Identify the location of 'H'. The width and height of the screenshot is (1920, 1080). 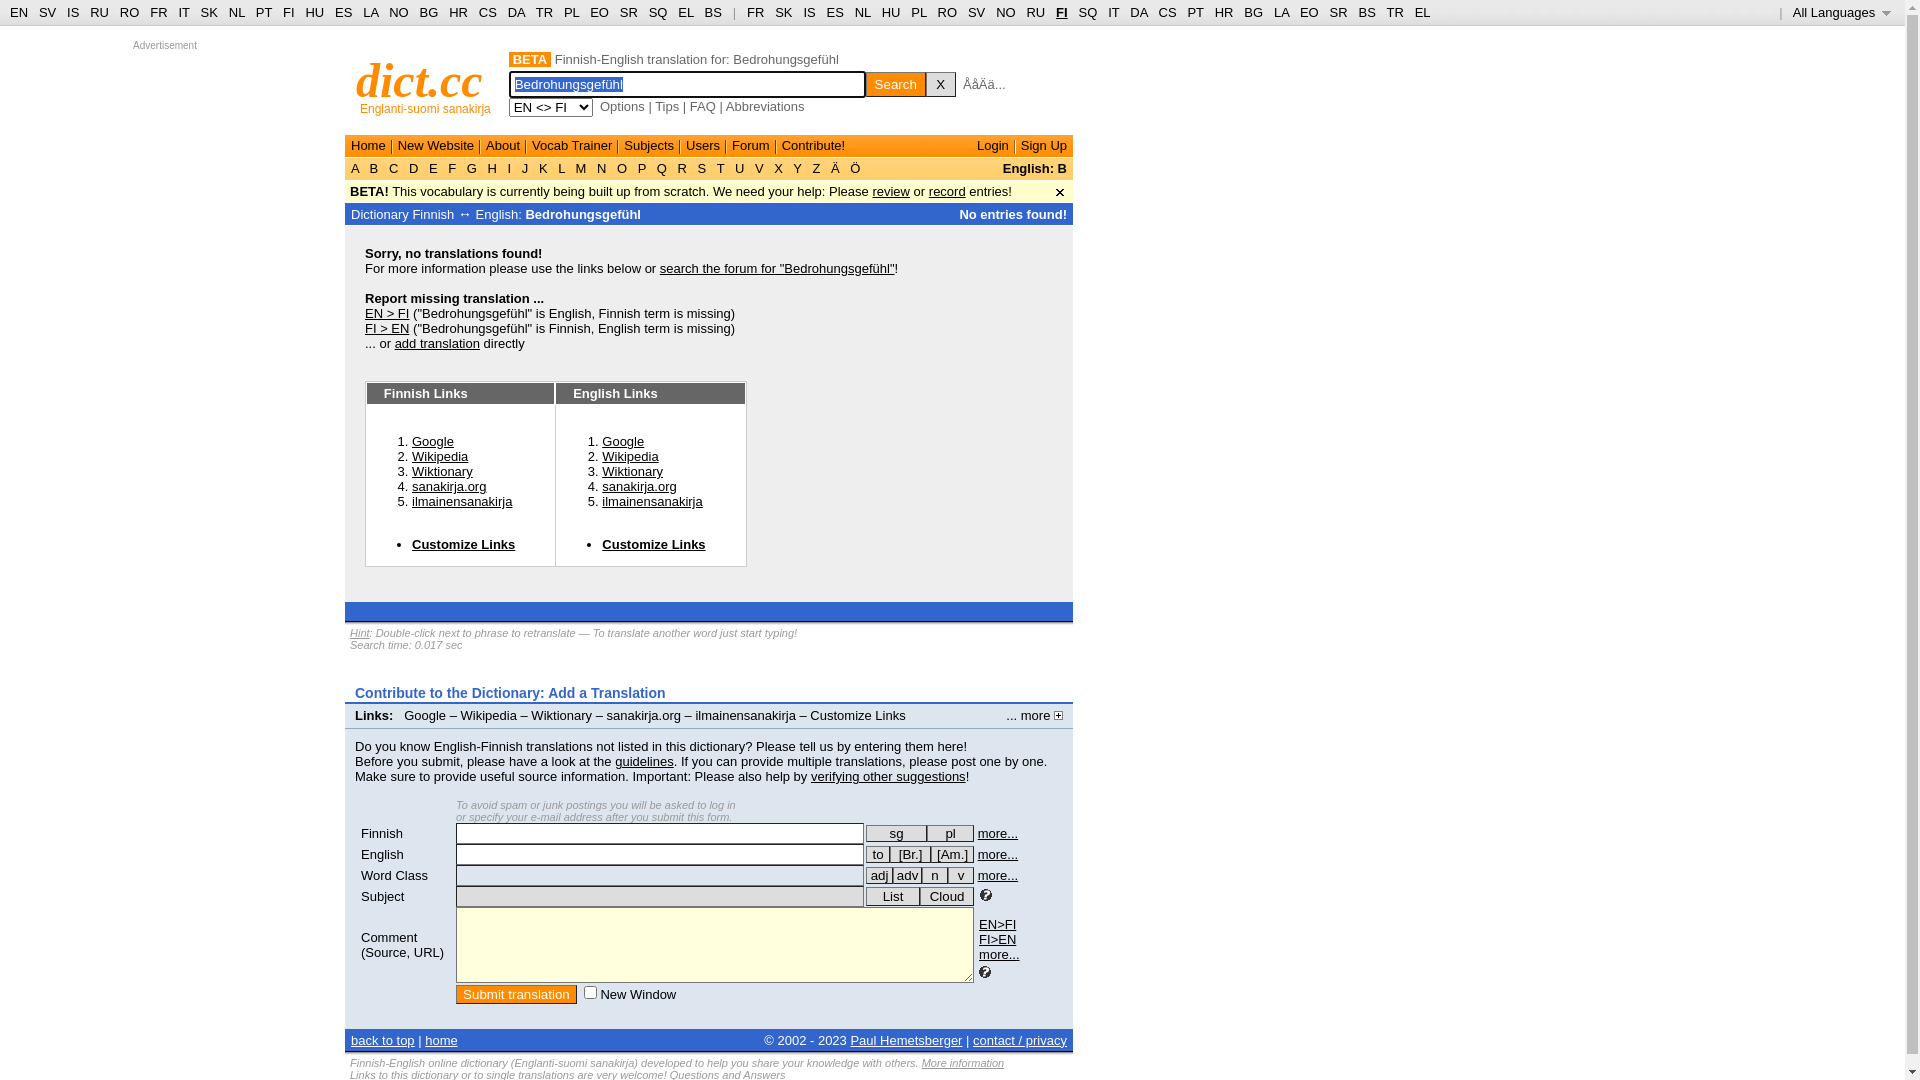
(492, 167).